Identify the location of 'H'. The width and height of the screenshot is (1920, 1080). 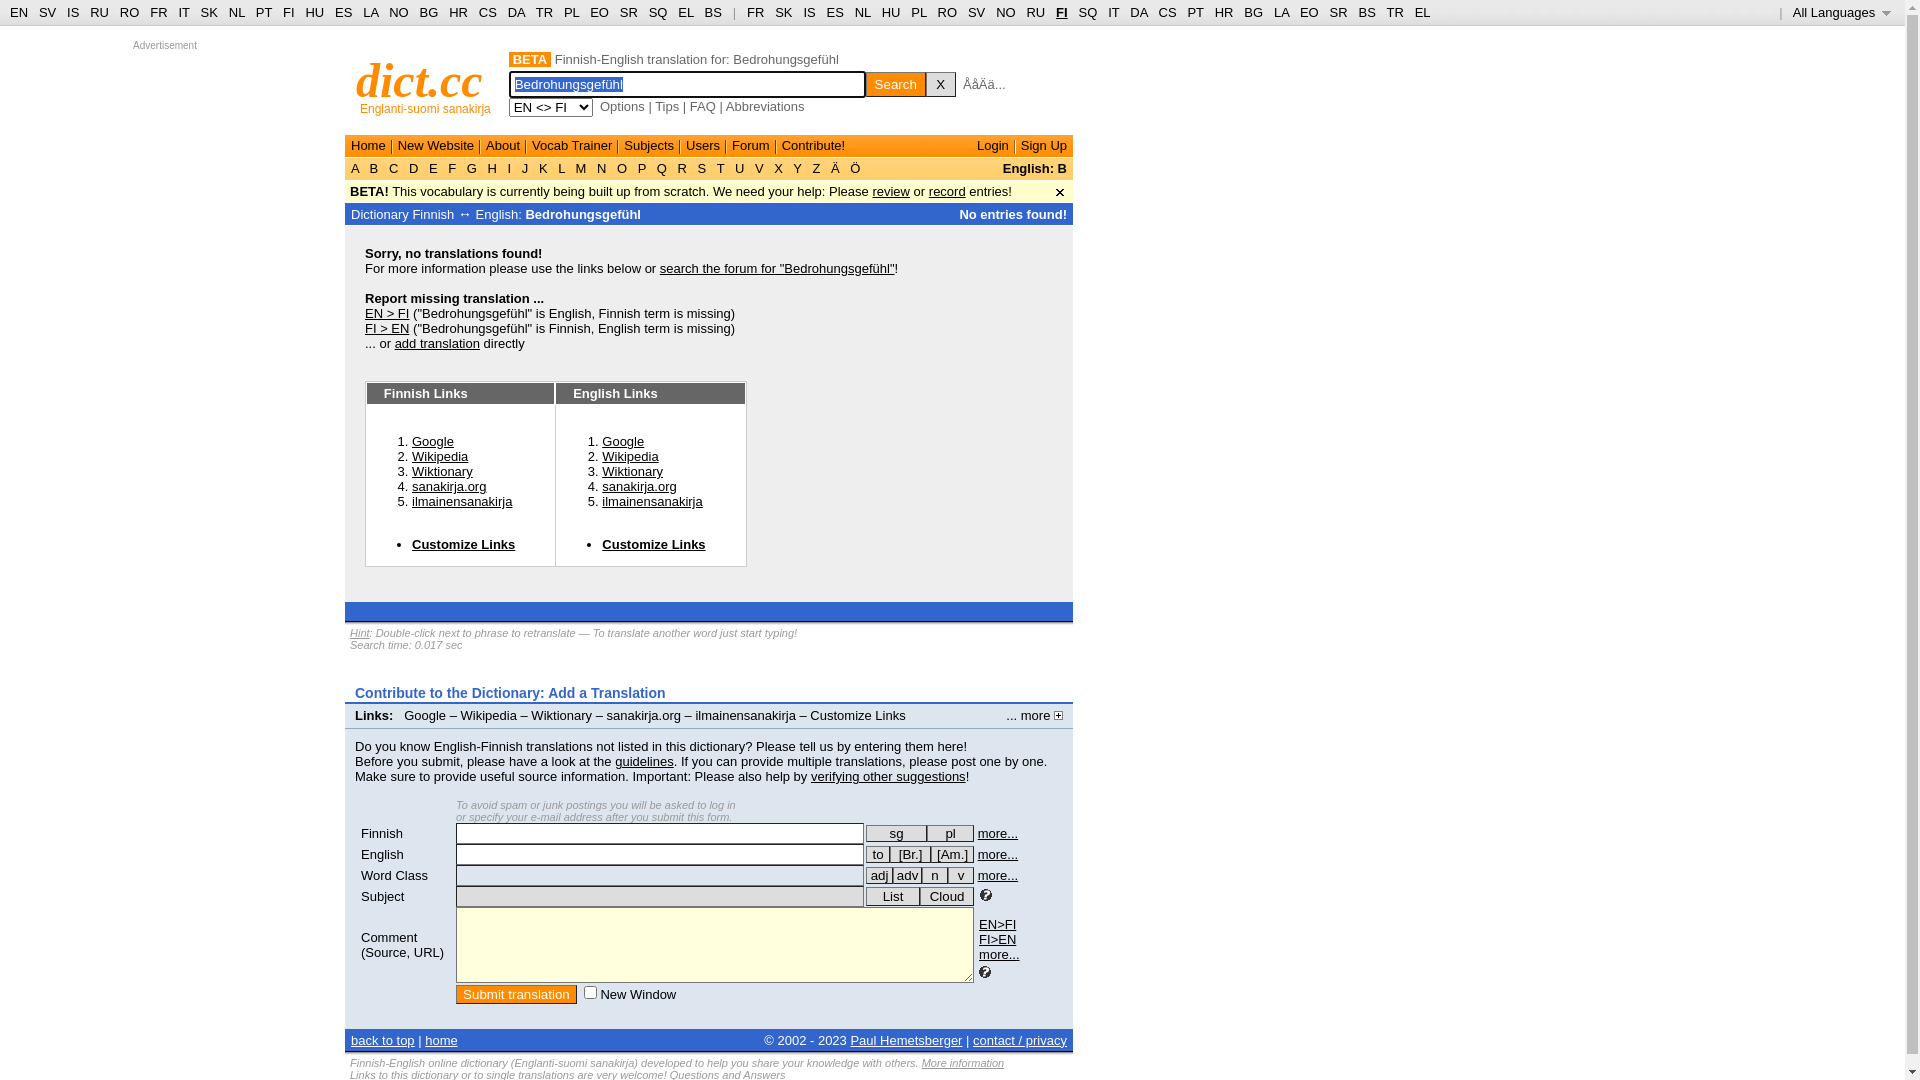
(492, 167).